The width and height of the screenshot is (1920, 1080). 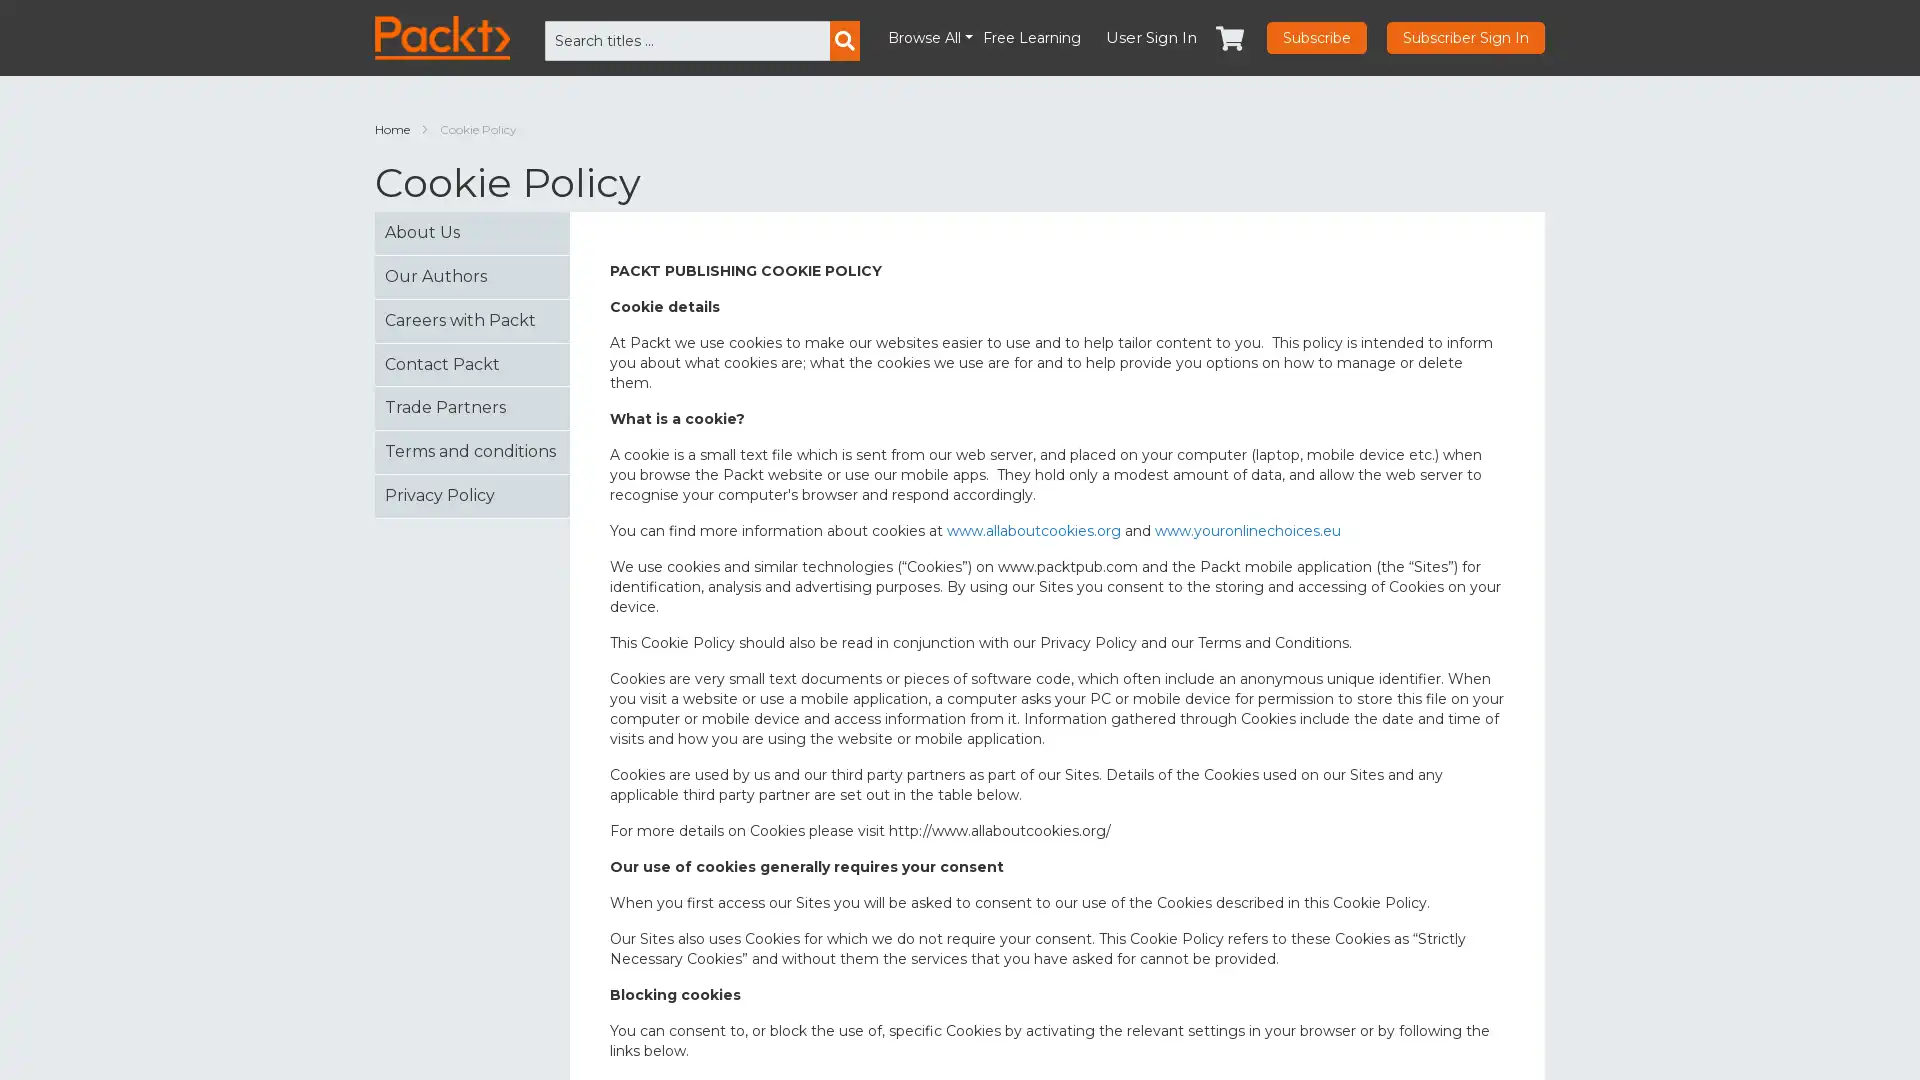 What do you see at coordinates (1465, 38) in the screenshot?
I see `Subscriber Sign In` at bounding box center [1465, 38].